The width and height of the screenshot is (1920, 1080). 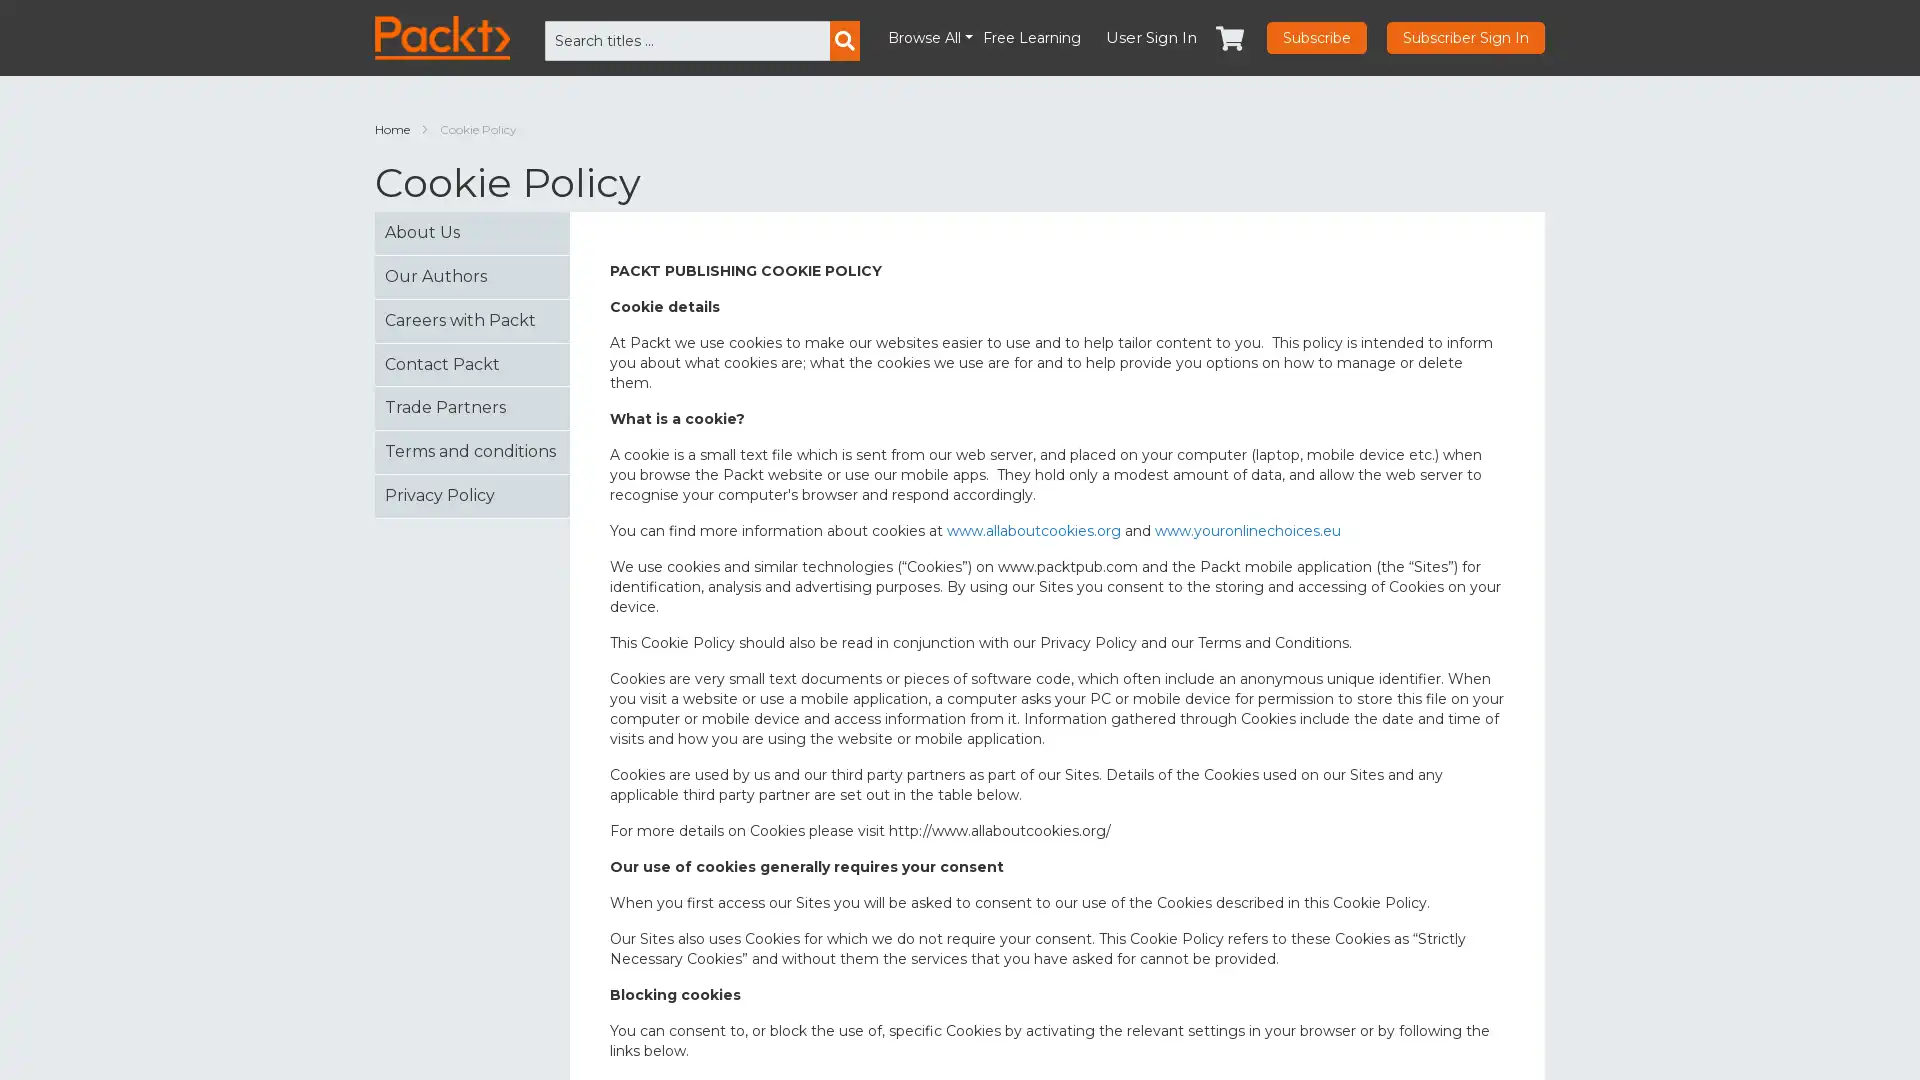 What do you see at coordinates (1465, 38) in the screenshot?
I see `Subscriber Sign In` at bounding box center [1465, 38].